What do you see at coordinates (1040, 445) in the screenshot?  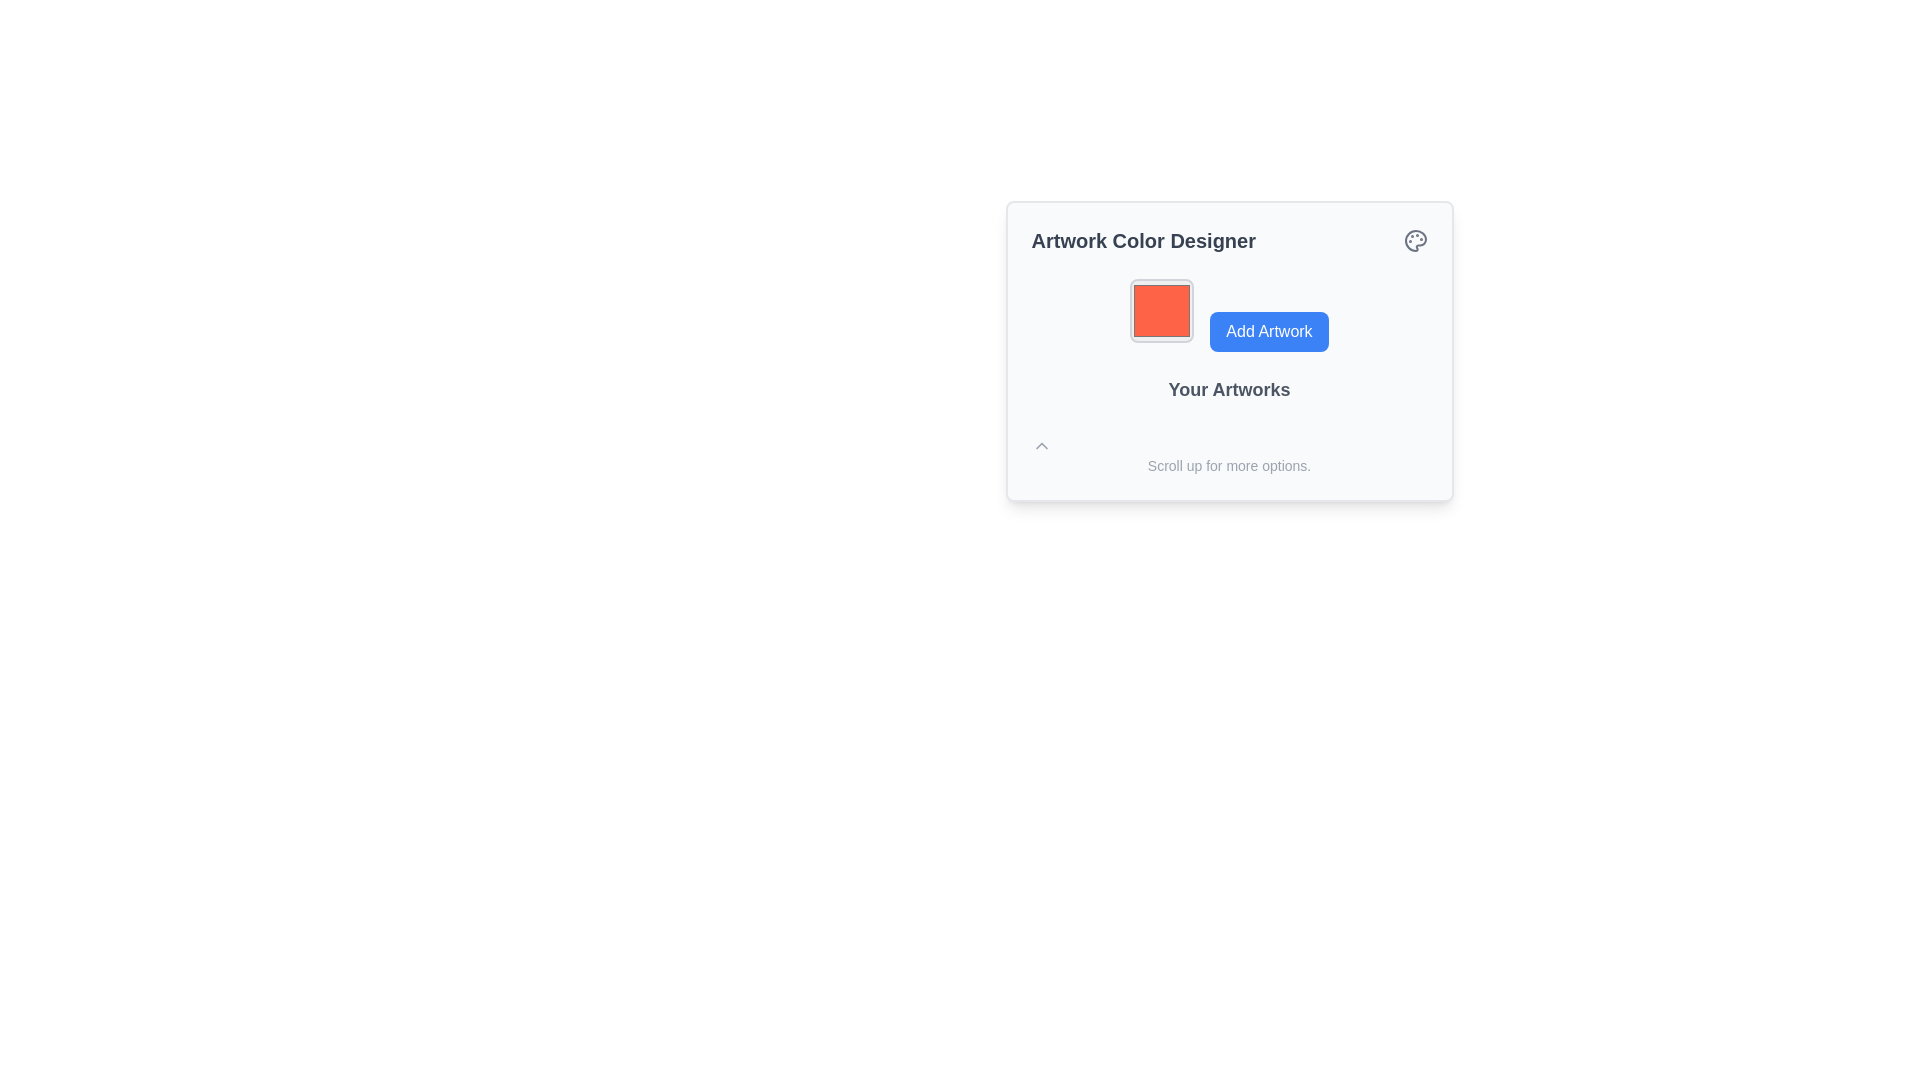 I see `the upward chevron icon located at the bottom left of the main card interface, which indicates to scroll up for more options` at bounding box center [1040, 445].